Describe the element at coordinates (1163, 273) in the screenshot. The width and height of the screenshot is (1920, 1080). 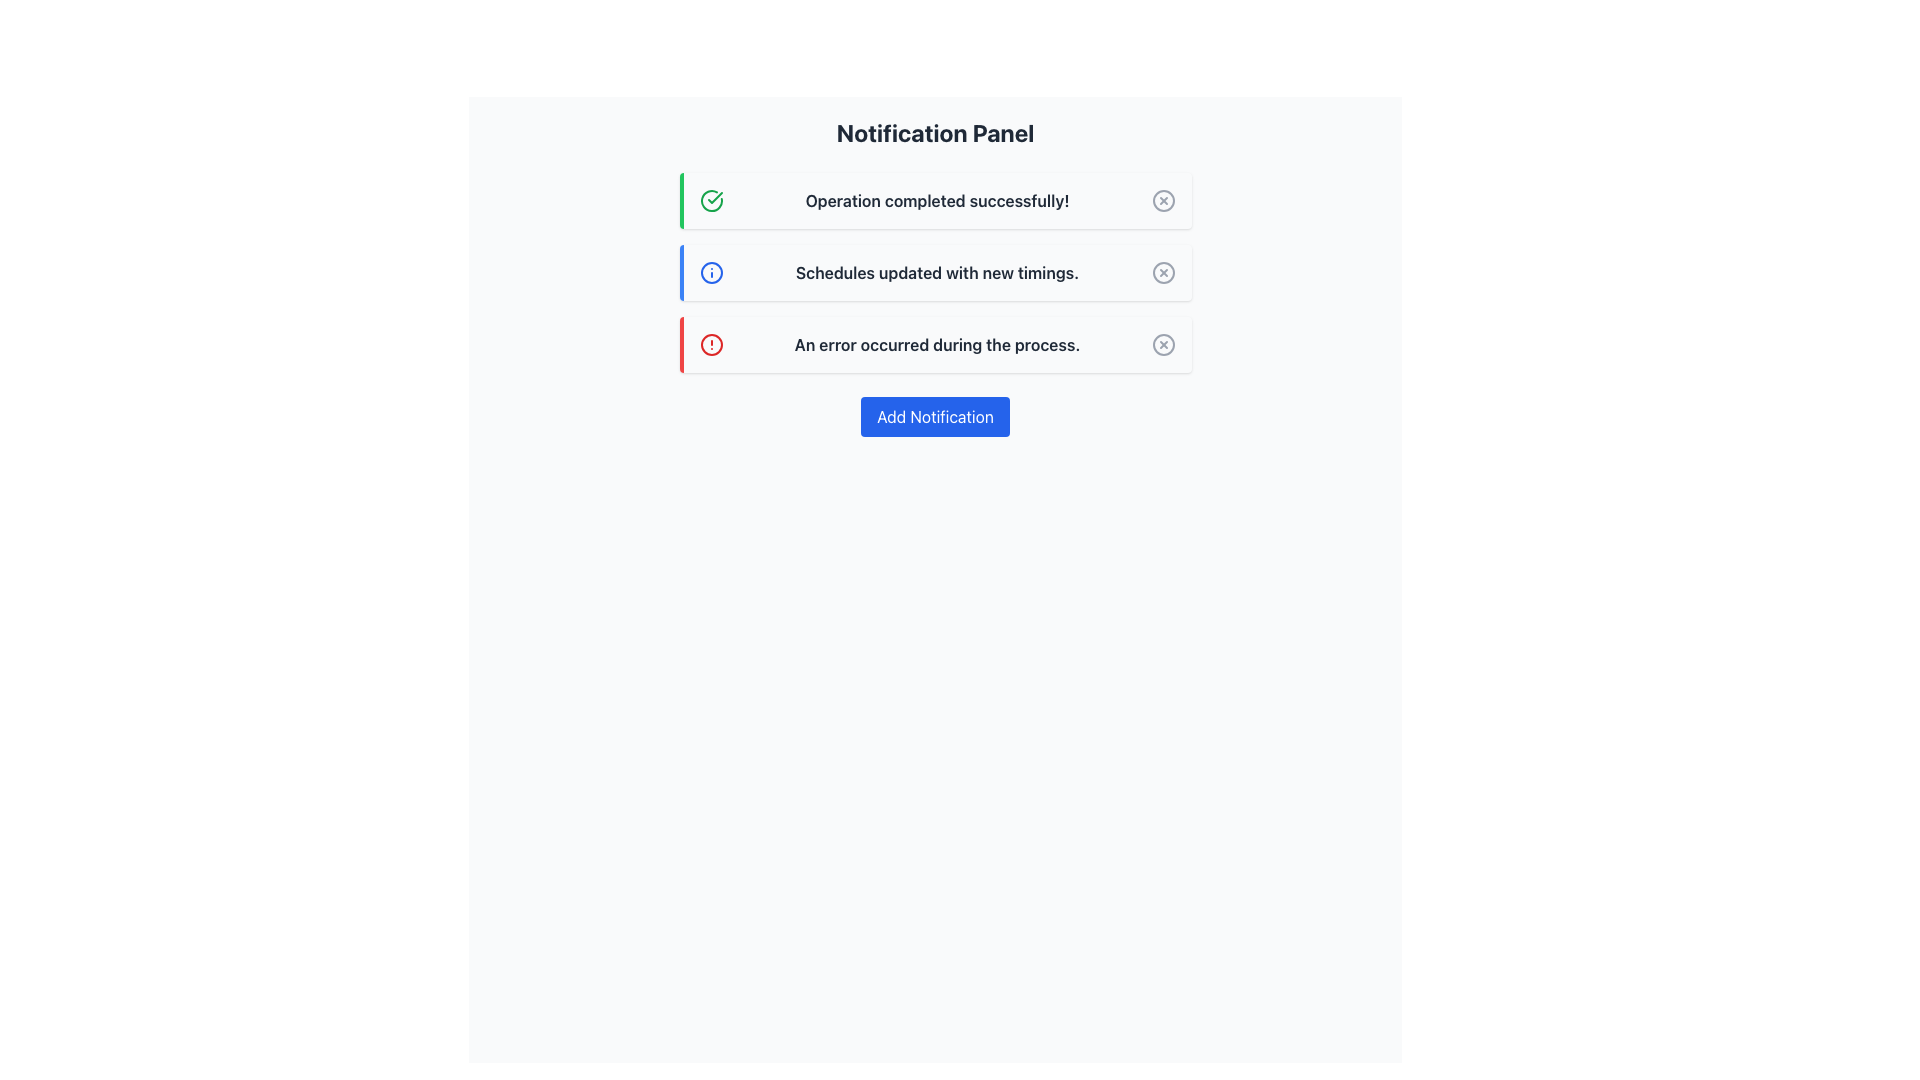
I see `the button located in the second notification panel, positioned at the far right beside the text 'Schedules updated with new timings.' to change its color` at that location.